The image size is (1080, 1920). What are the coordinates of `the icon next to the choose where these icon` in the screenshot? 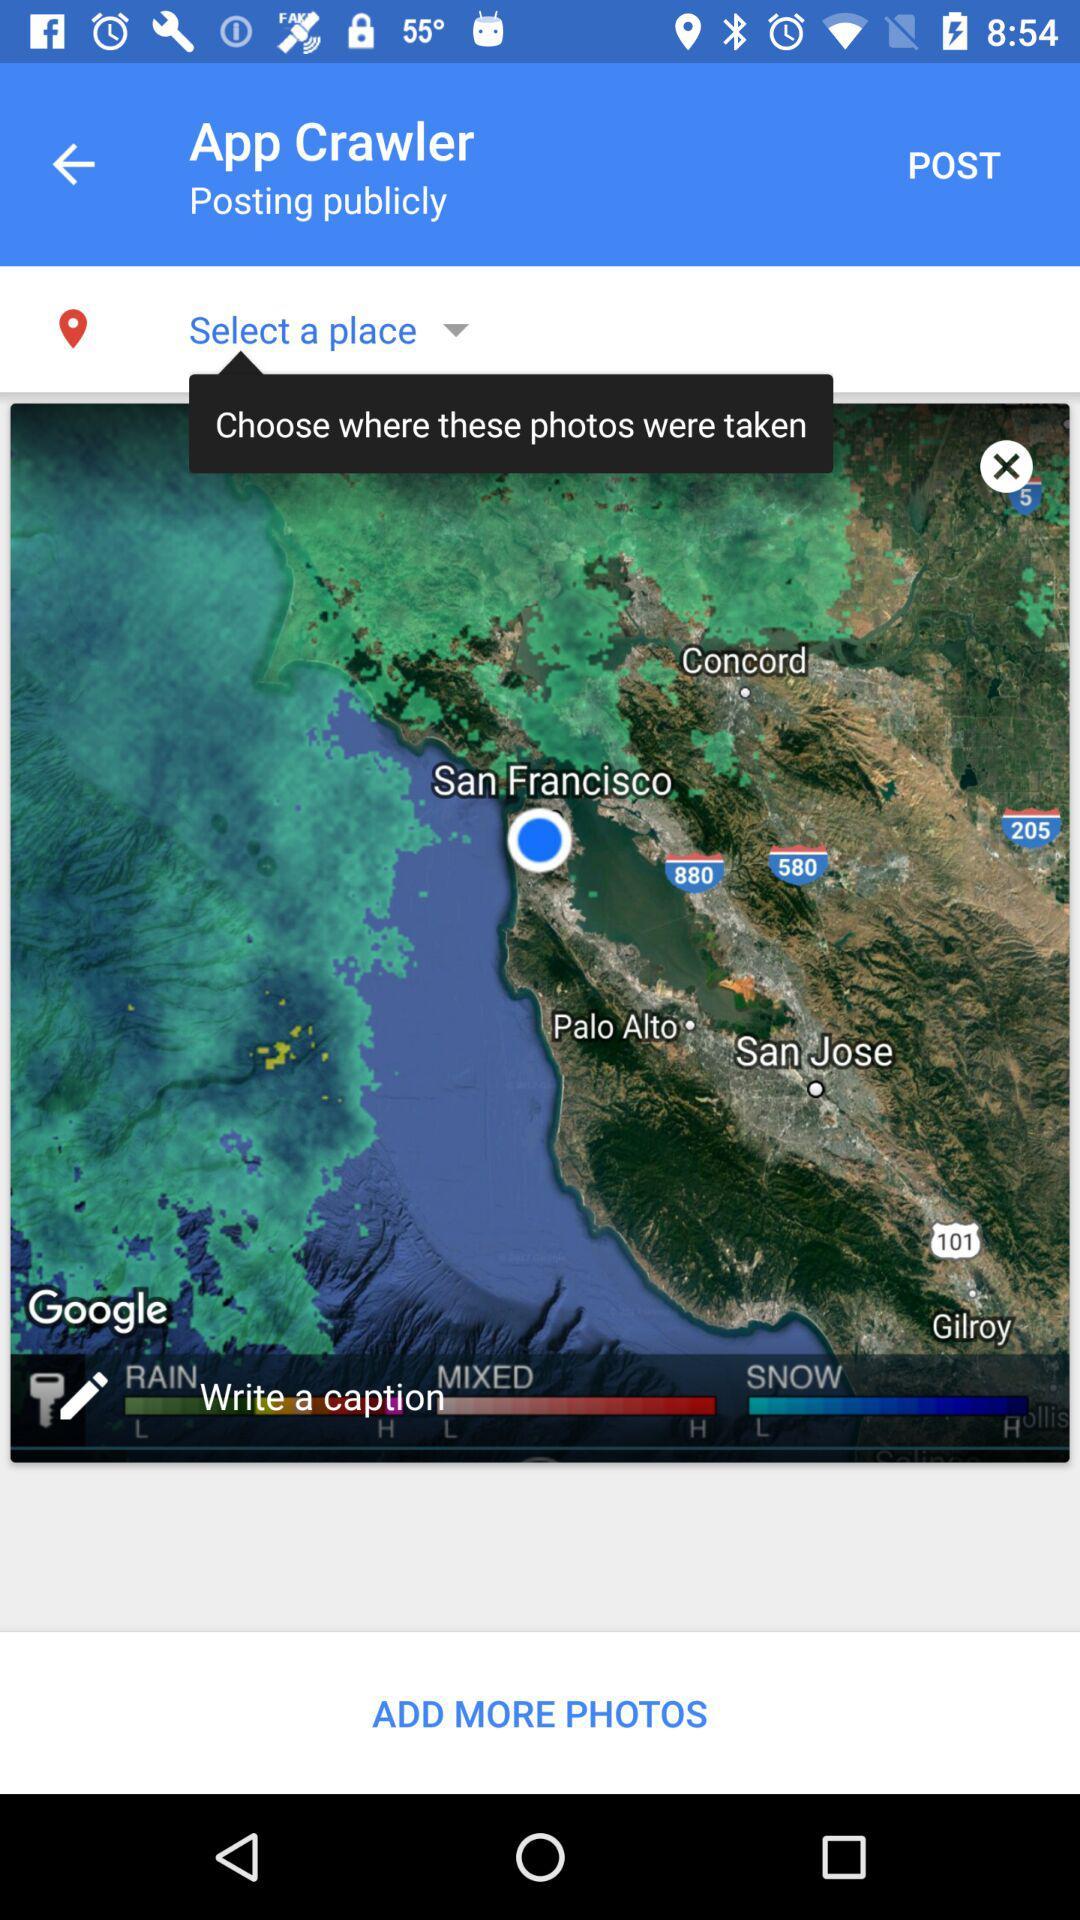 It's located at (1006, 465).